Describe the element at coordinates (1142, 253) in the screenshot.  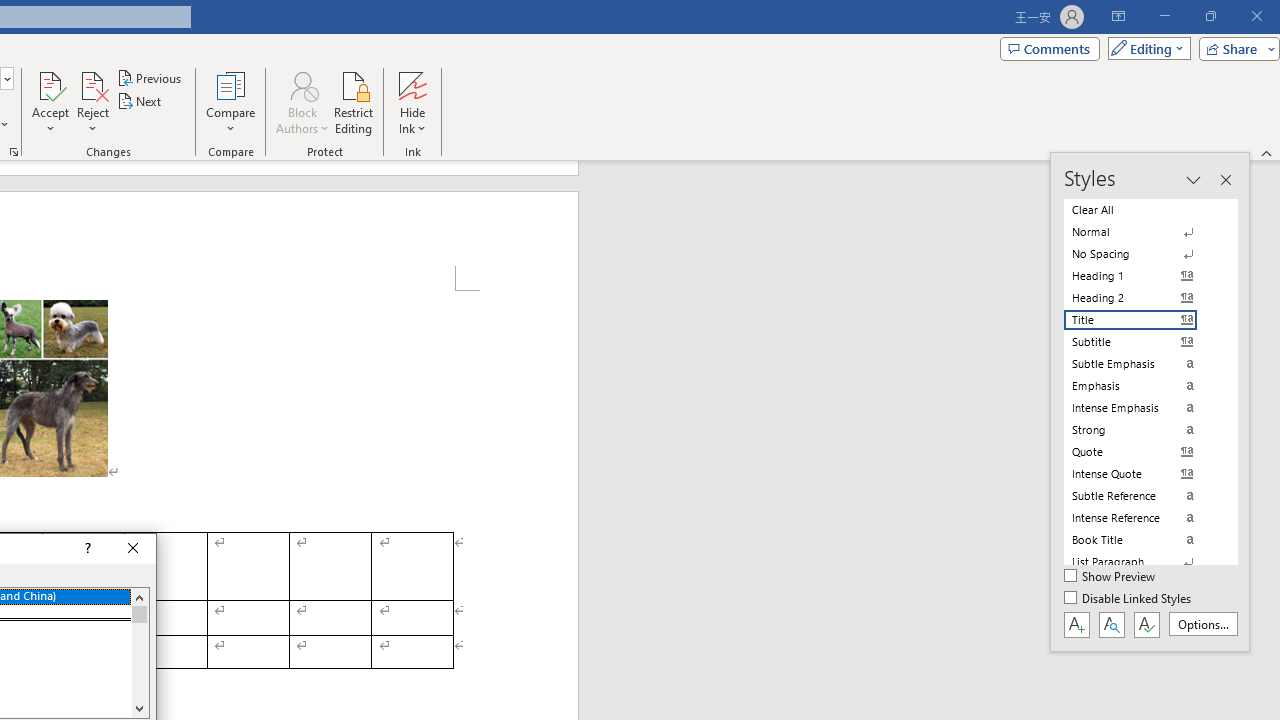
I see `'No Spacing'` at that location.